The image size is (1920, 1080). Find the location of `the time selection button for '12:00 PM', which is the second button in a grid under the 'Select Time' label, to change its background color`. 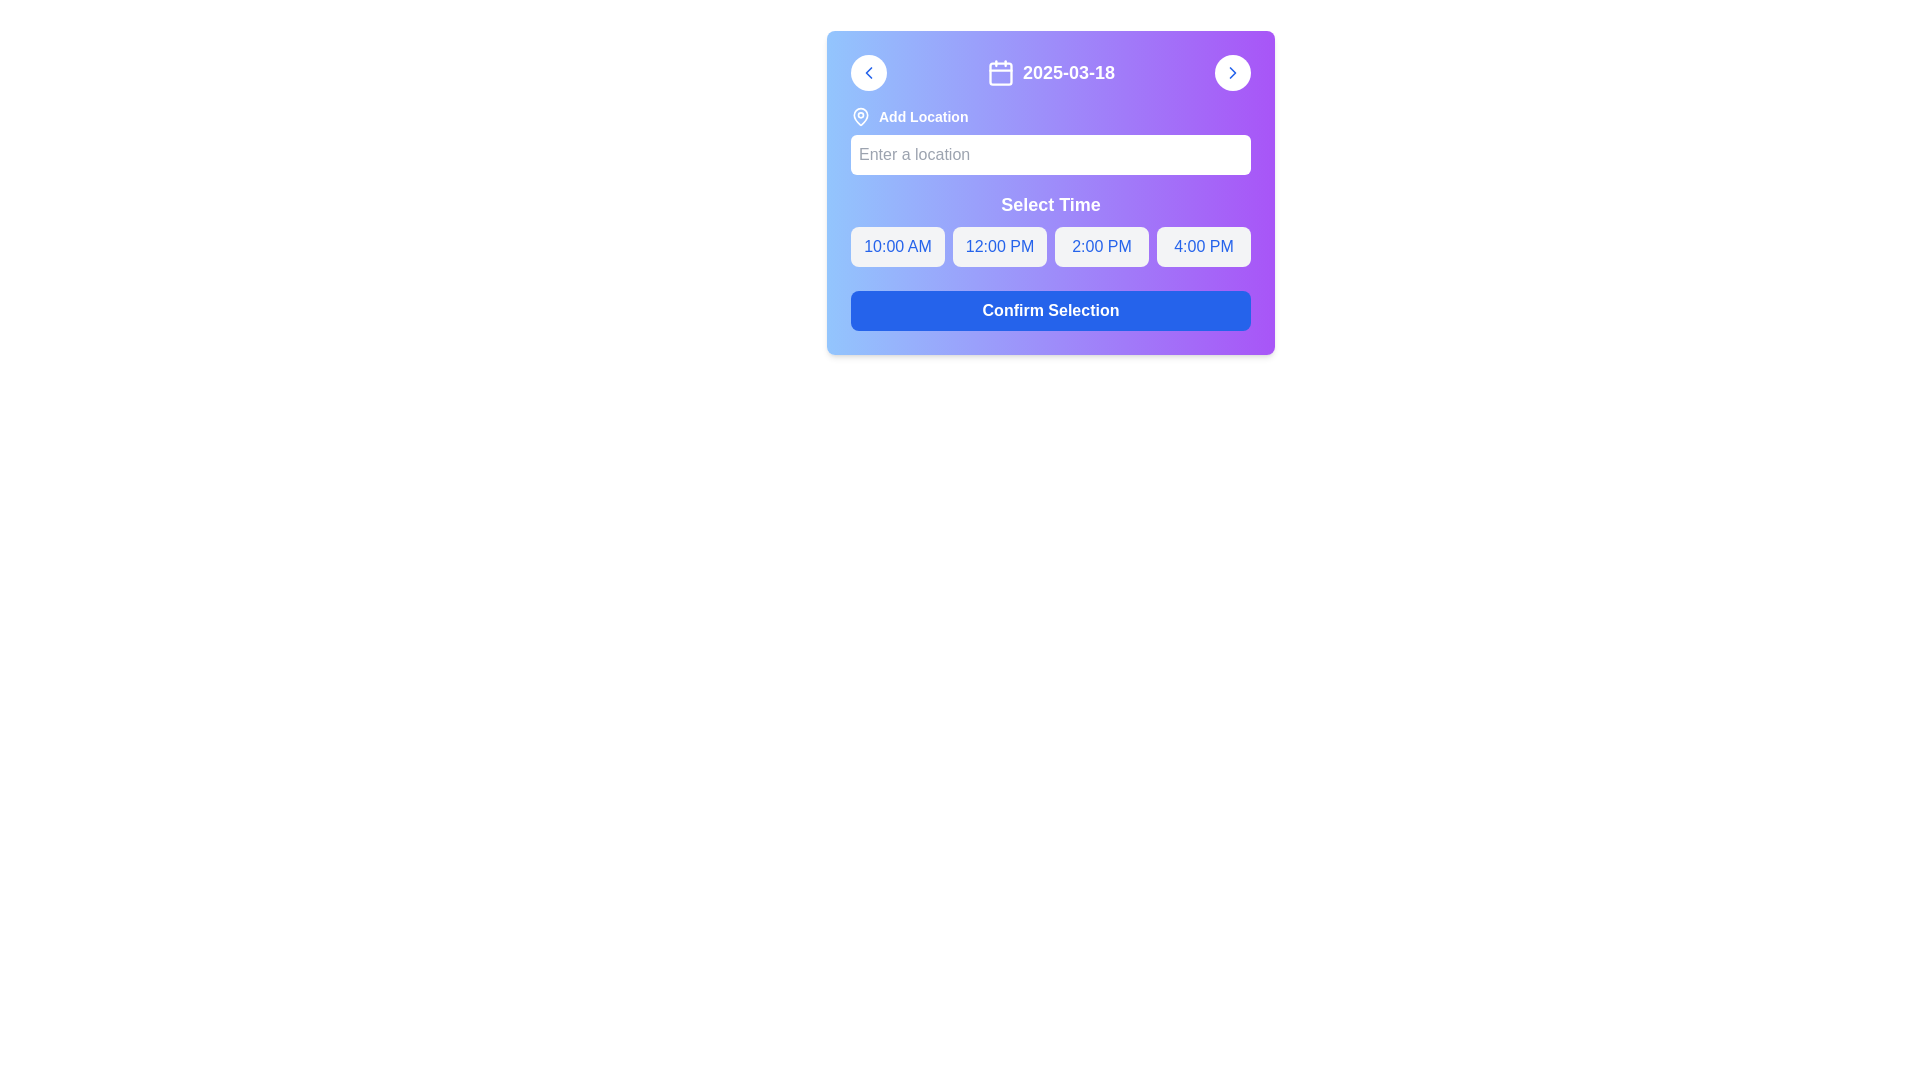

the time selection button for '12:00 PM', which is the second button in a grid under the 'Select Time' label, to change its background color is located at coordinates (999, 245).